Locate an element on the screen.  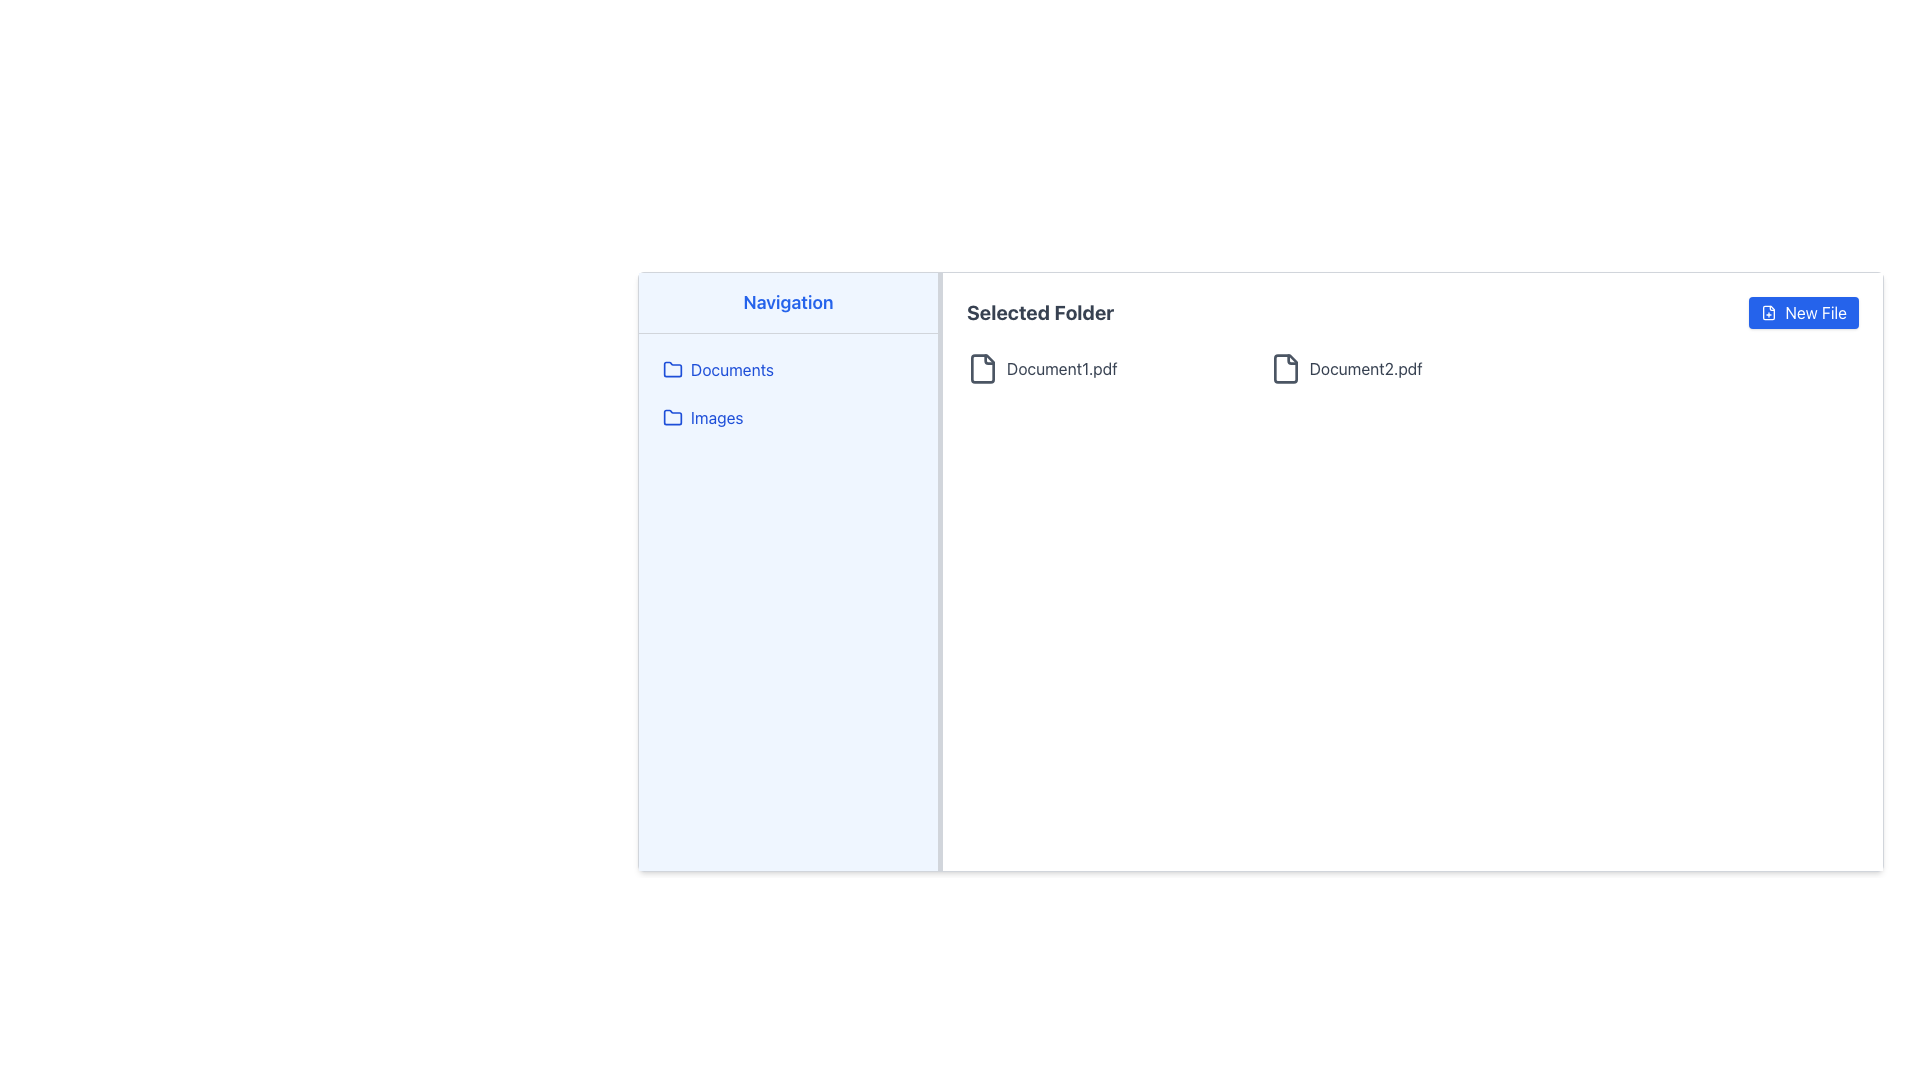
the text label indicating the name of the document file, which is the second document in the 'Selected Folder' section of the application interface is located at coordinates (1365, 369).